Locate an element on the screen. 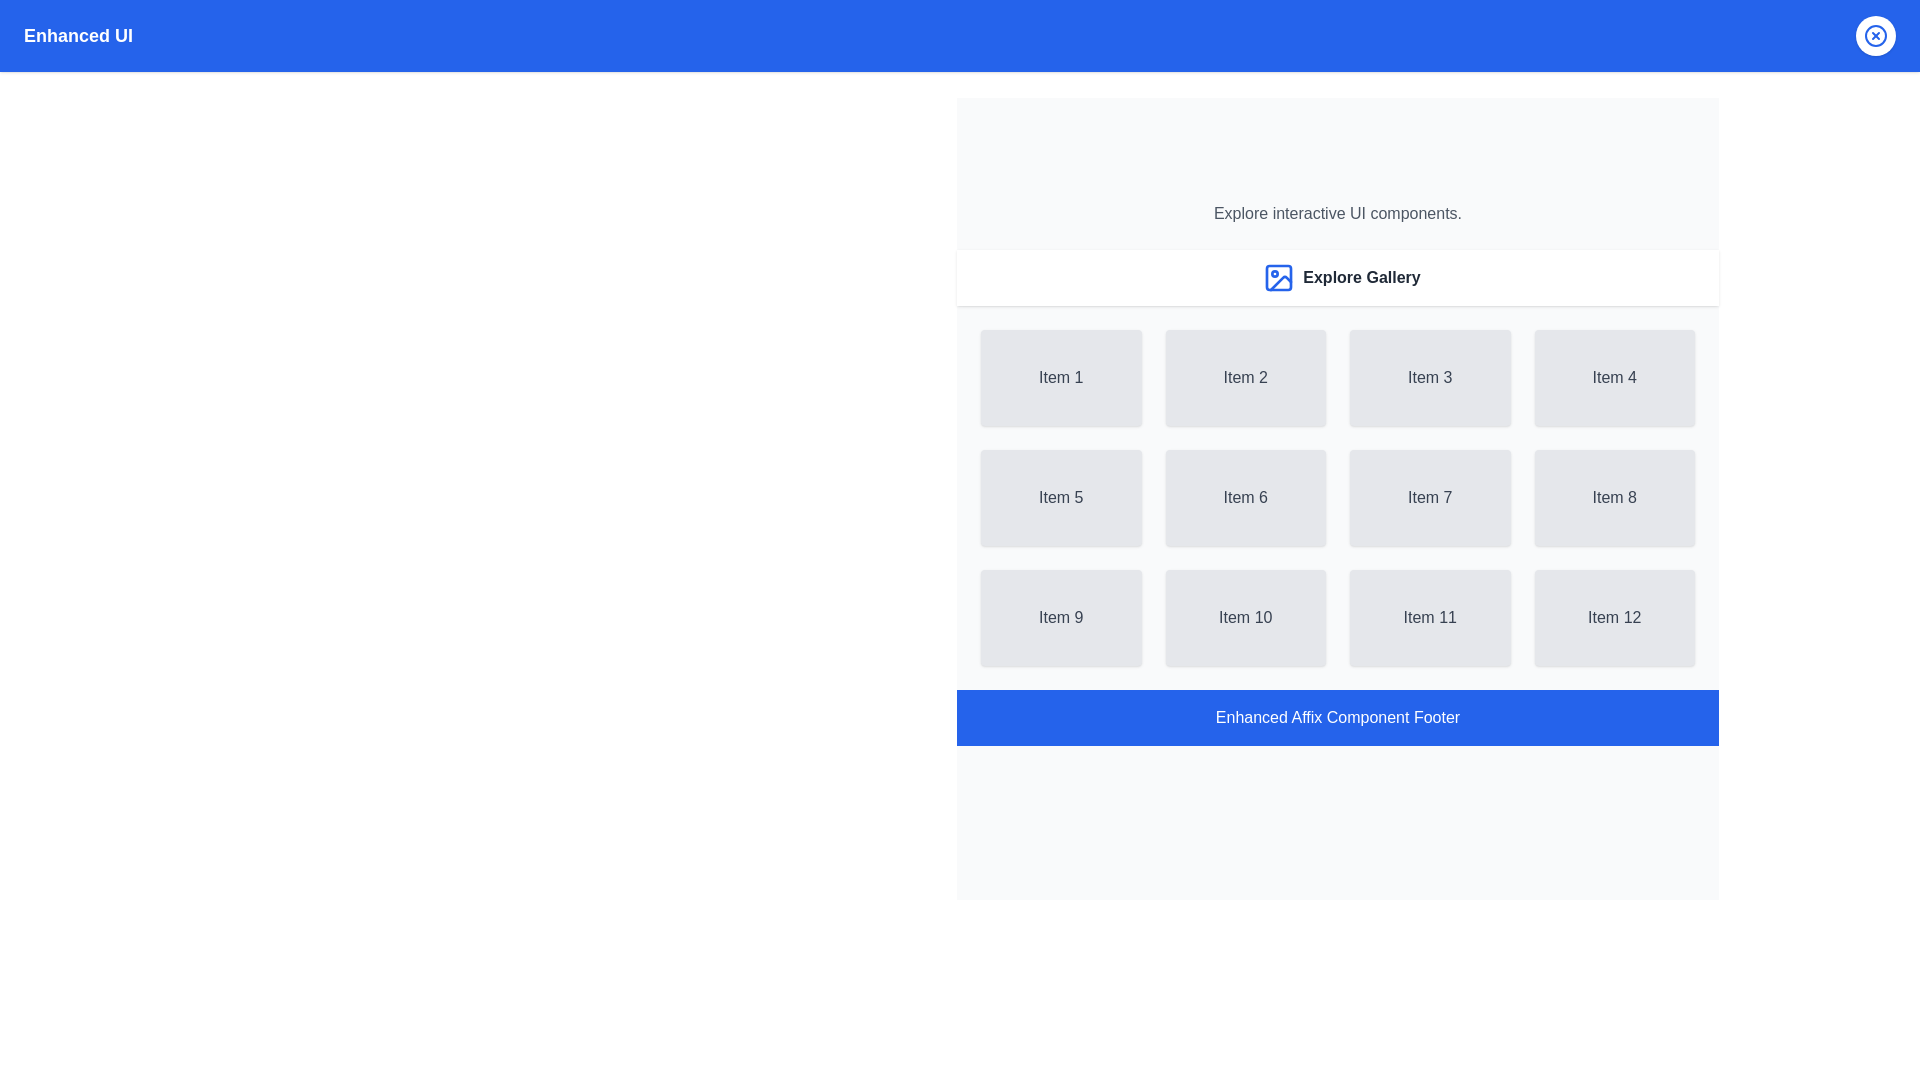 This screenshot has height=1080, width=1920. the button-like grid item labeled 'Item 10' by navigating via keyboard, if possible is located at coordinates (1244, 616).